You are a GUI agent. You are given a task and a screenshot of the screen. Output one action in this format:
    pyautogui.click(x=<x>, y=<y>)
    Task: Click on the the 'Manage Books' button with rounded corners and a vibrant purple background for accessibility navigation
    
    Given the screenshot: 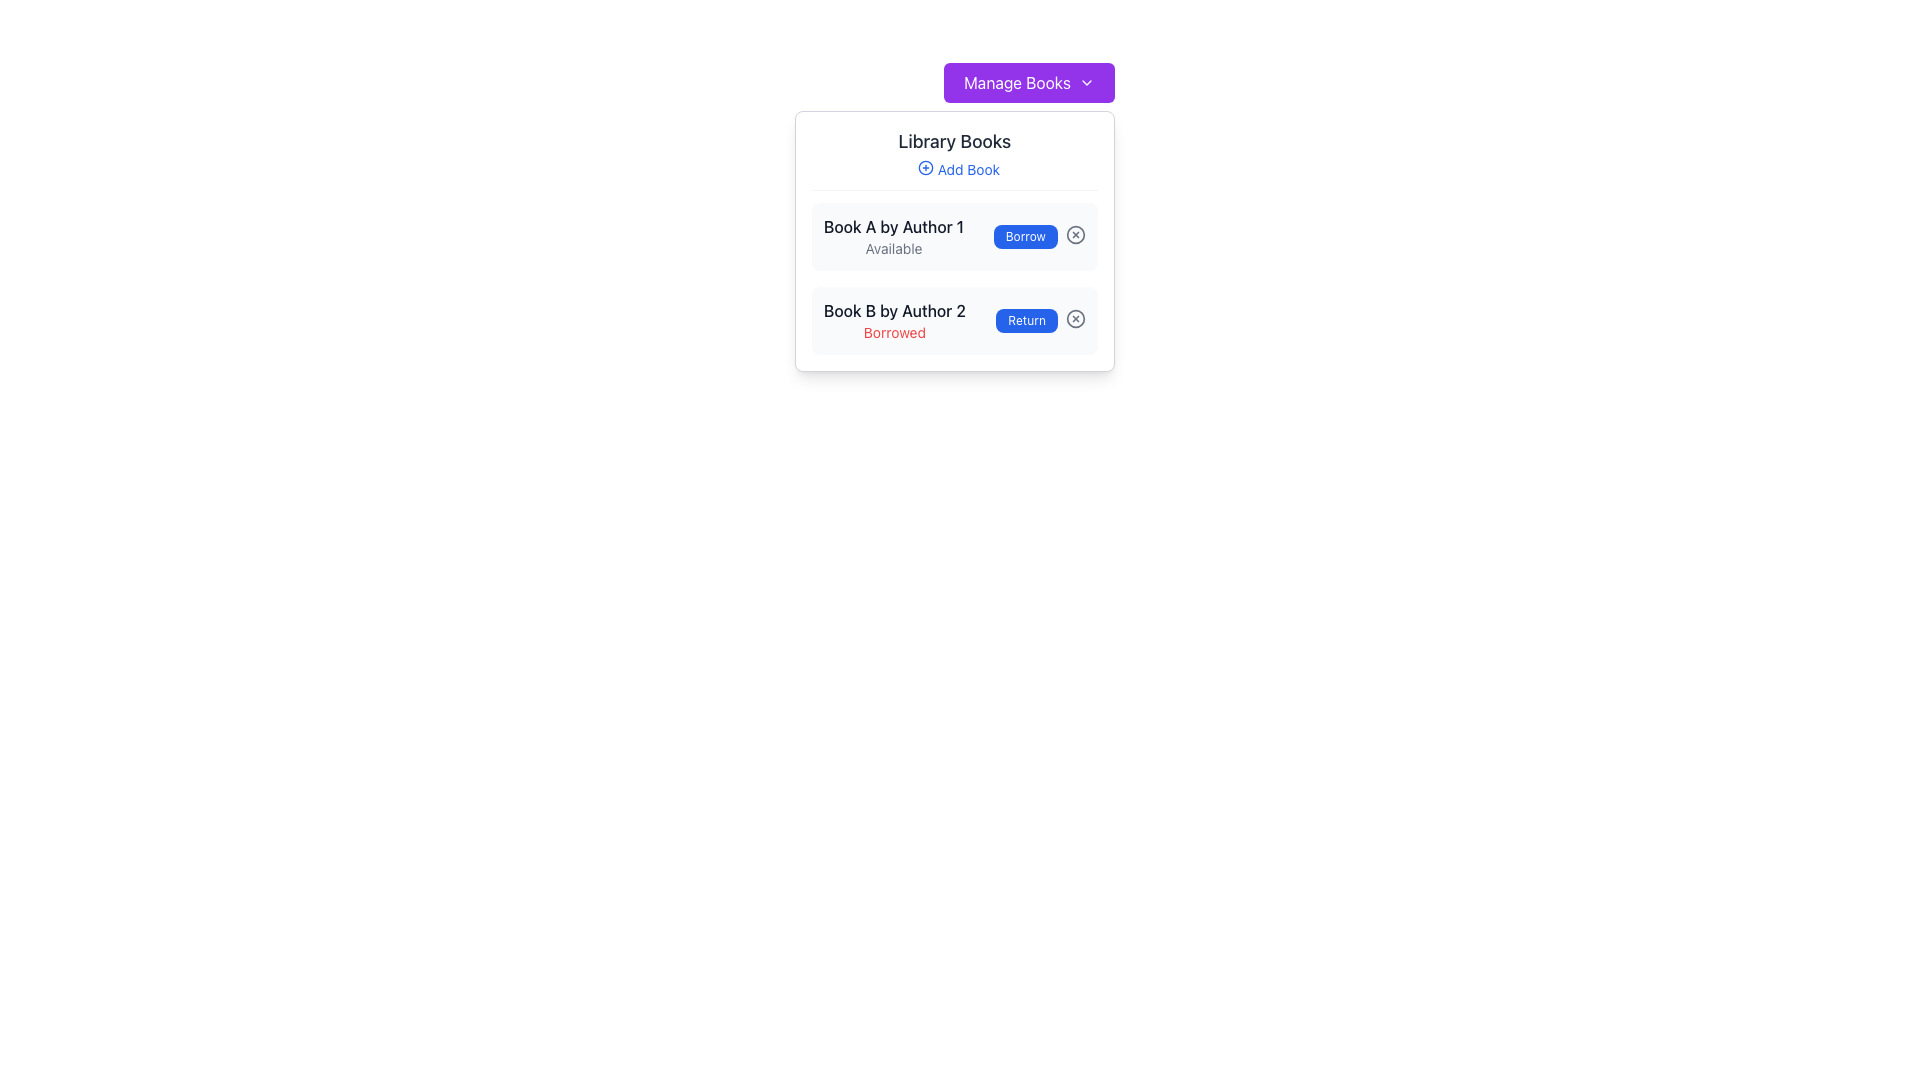 What is the action you would take?
    pyautogui.click(x=1029, y=82)
    